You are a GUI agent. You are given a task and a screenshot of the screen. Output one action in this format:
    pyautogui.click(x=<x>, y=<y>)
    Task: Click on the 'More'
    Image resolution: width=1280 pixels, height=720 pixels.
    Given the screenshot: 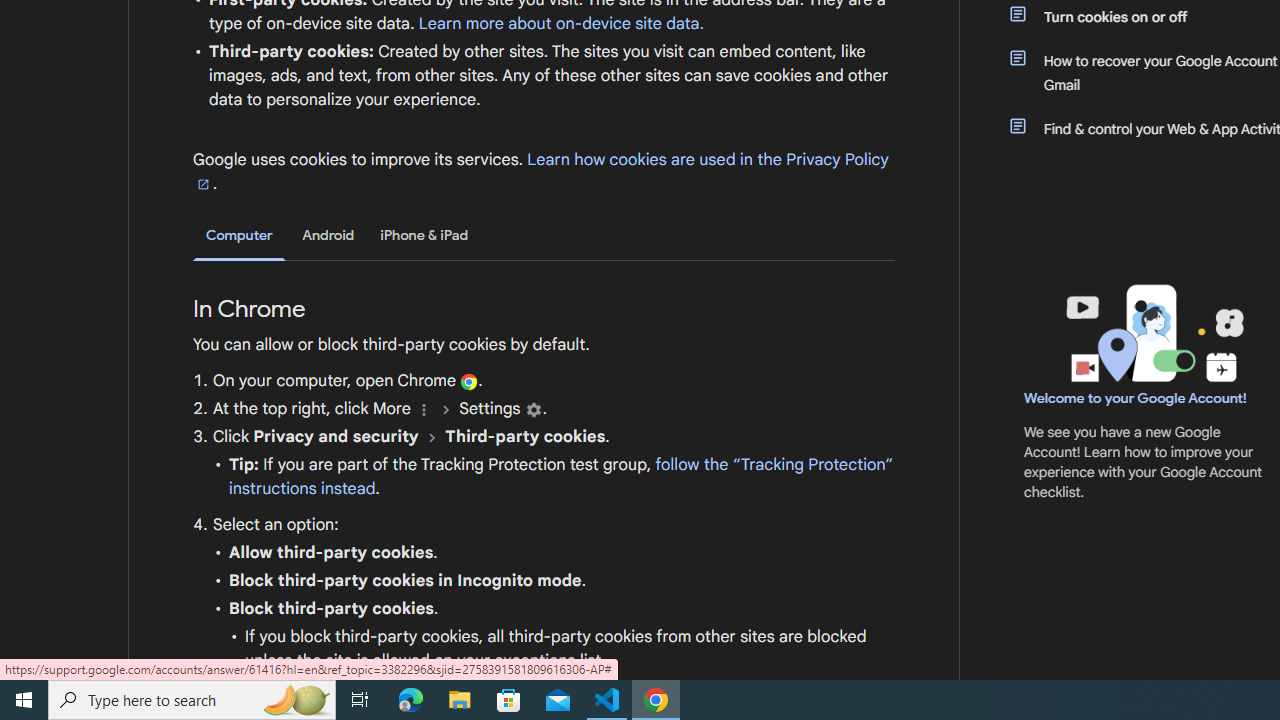 What is the action you would take?
    pyautogui.click(x=423, y=408)
    